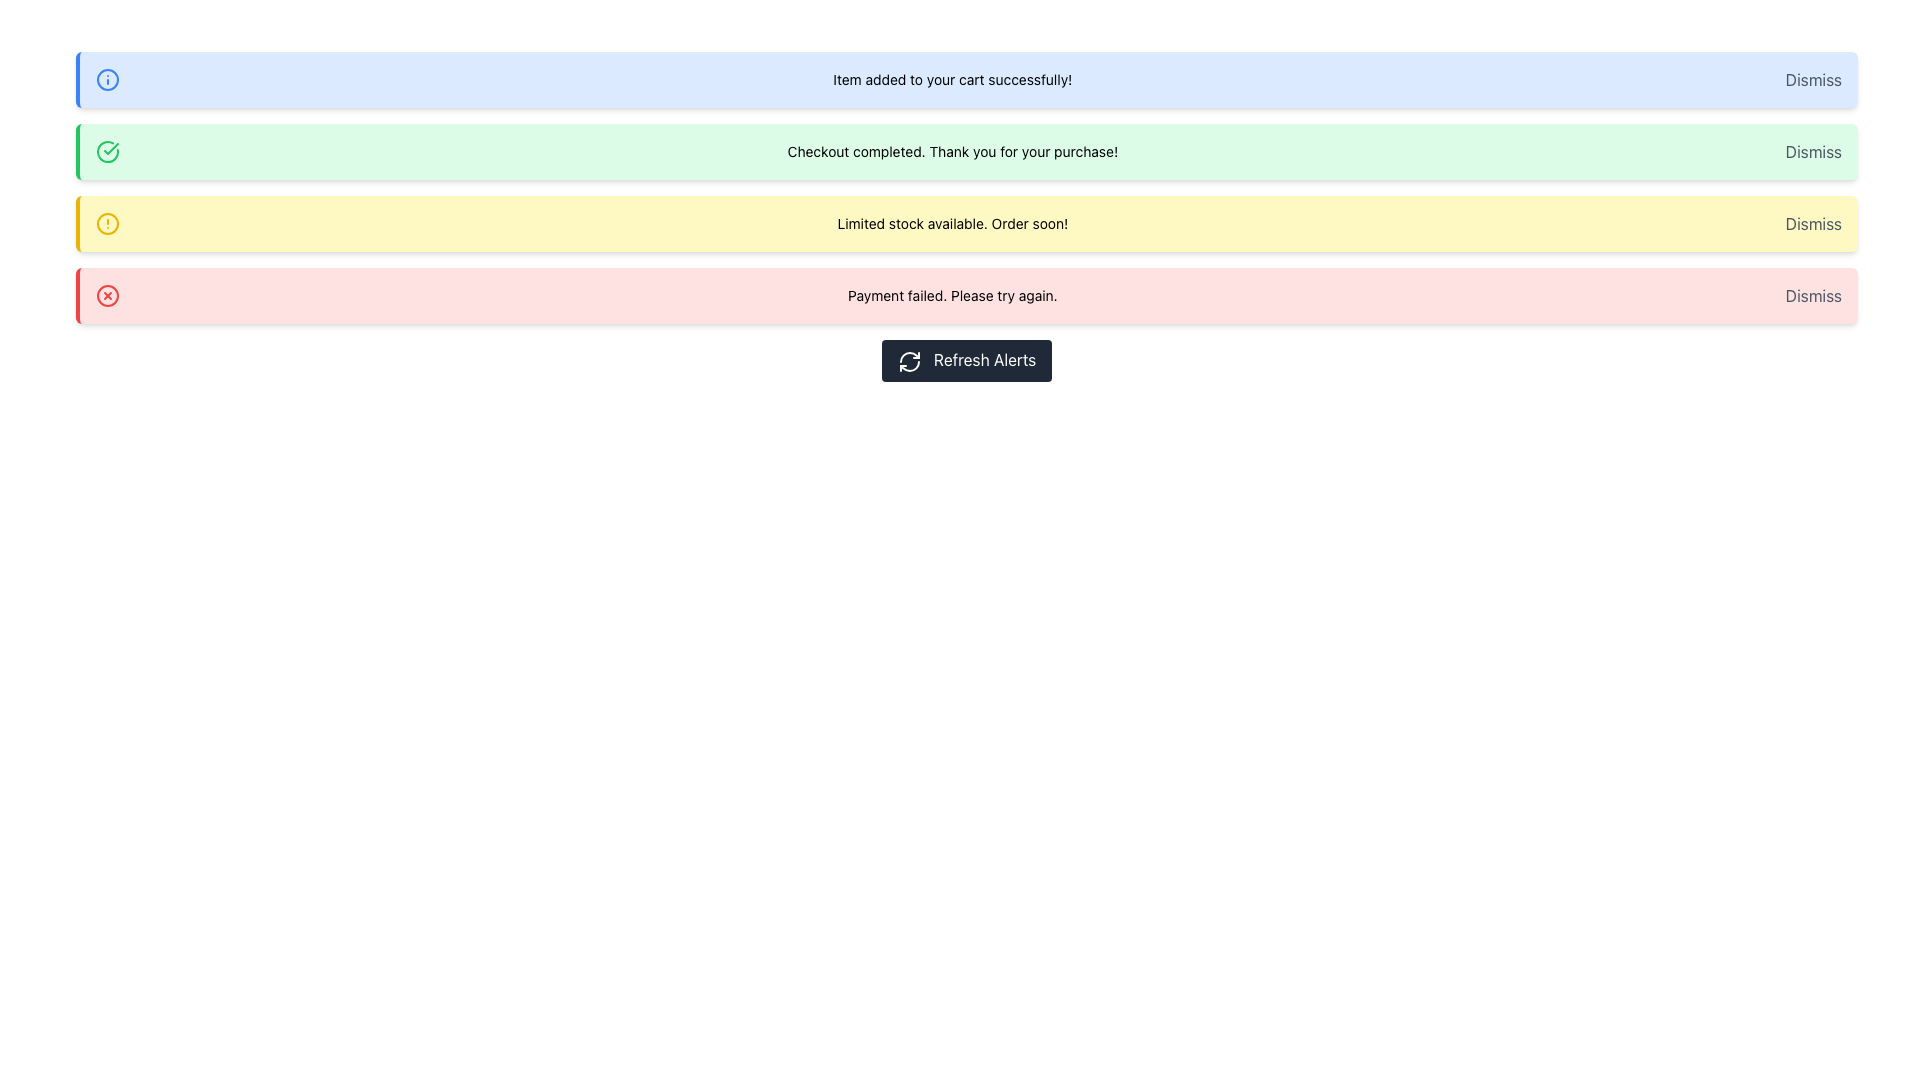 The image size is (1920, 1080). Describe the element at coordinates (966, 223) in the screenshot. I see `the yellow notification banner that says 'Limited stock available. Order soon!'` at that location.